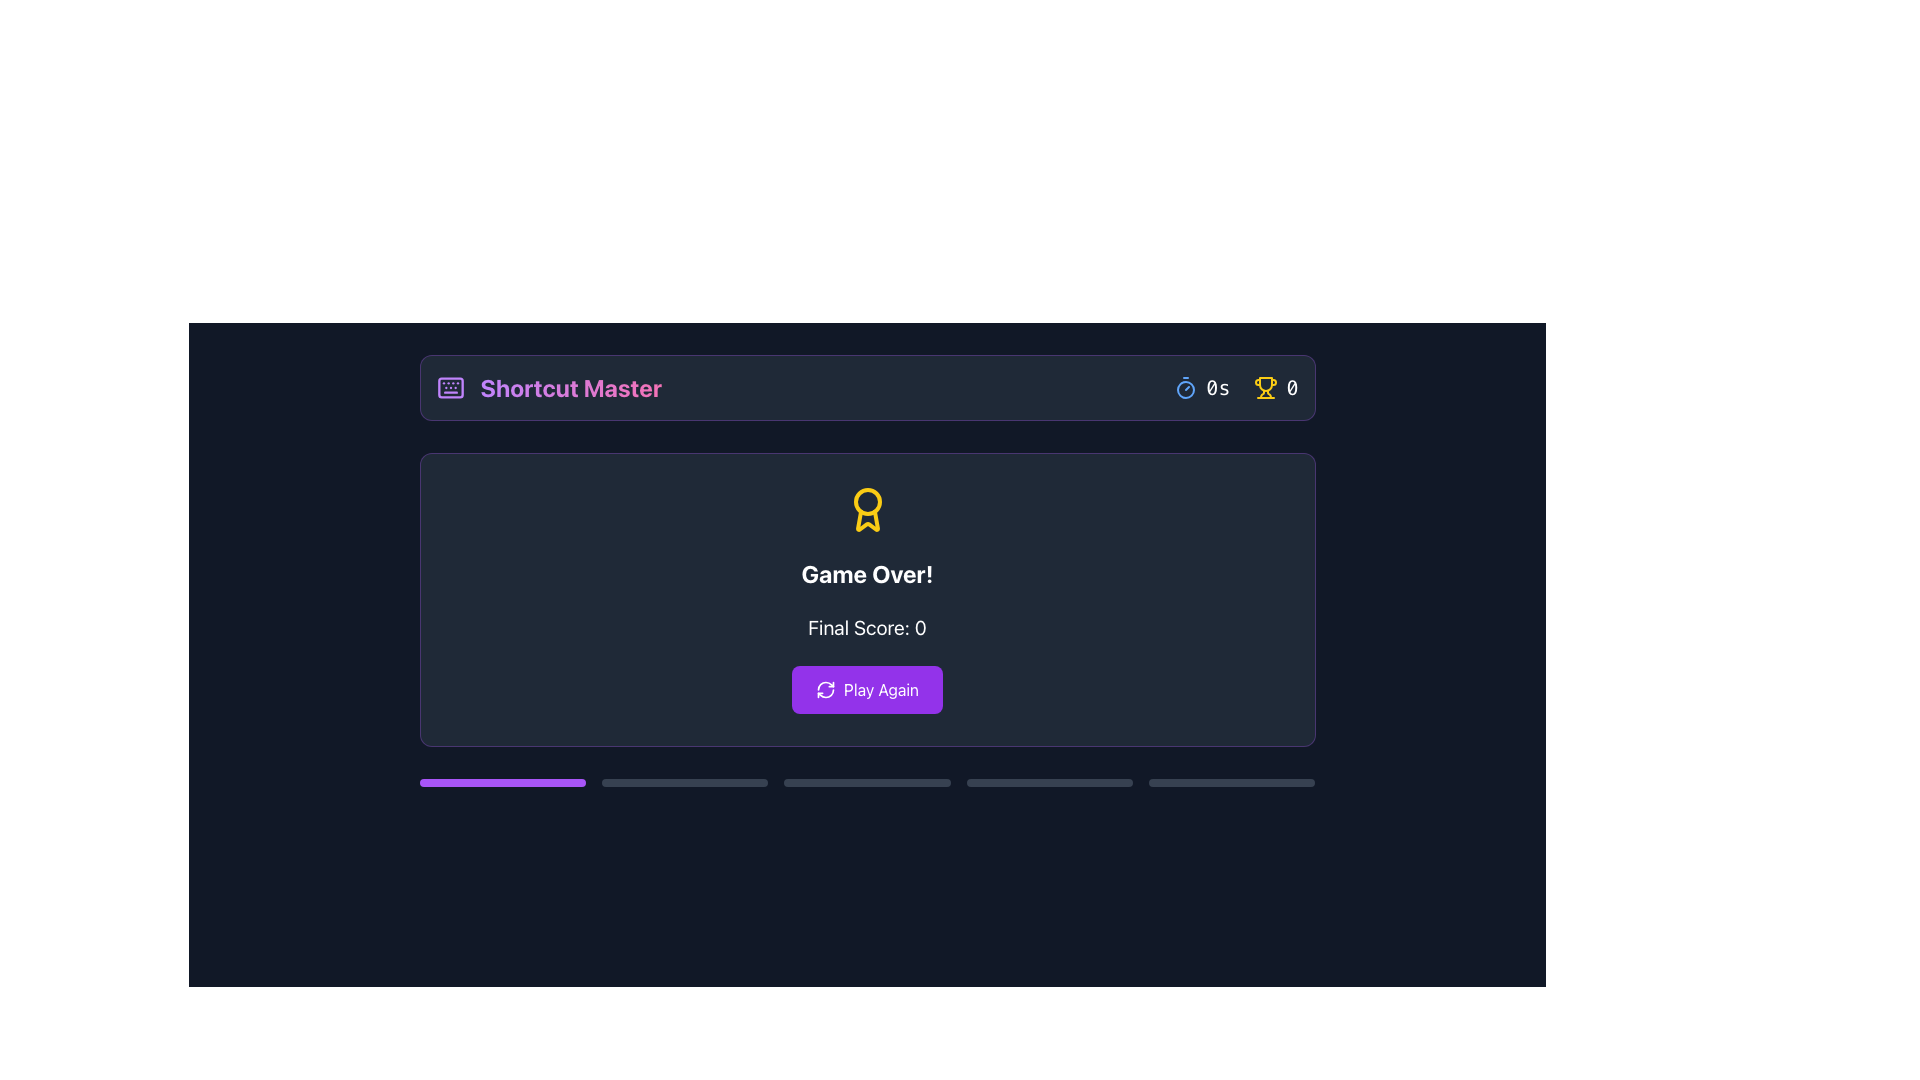 The image size is (1920, 1080). Describe the element at coordinates (570, 388) in the screenshot. I see `the Text Display element indicating 'Shortcut Master', which serves as the section title or branding for the page` at that location.